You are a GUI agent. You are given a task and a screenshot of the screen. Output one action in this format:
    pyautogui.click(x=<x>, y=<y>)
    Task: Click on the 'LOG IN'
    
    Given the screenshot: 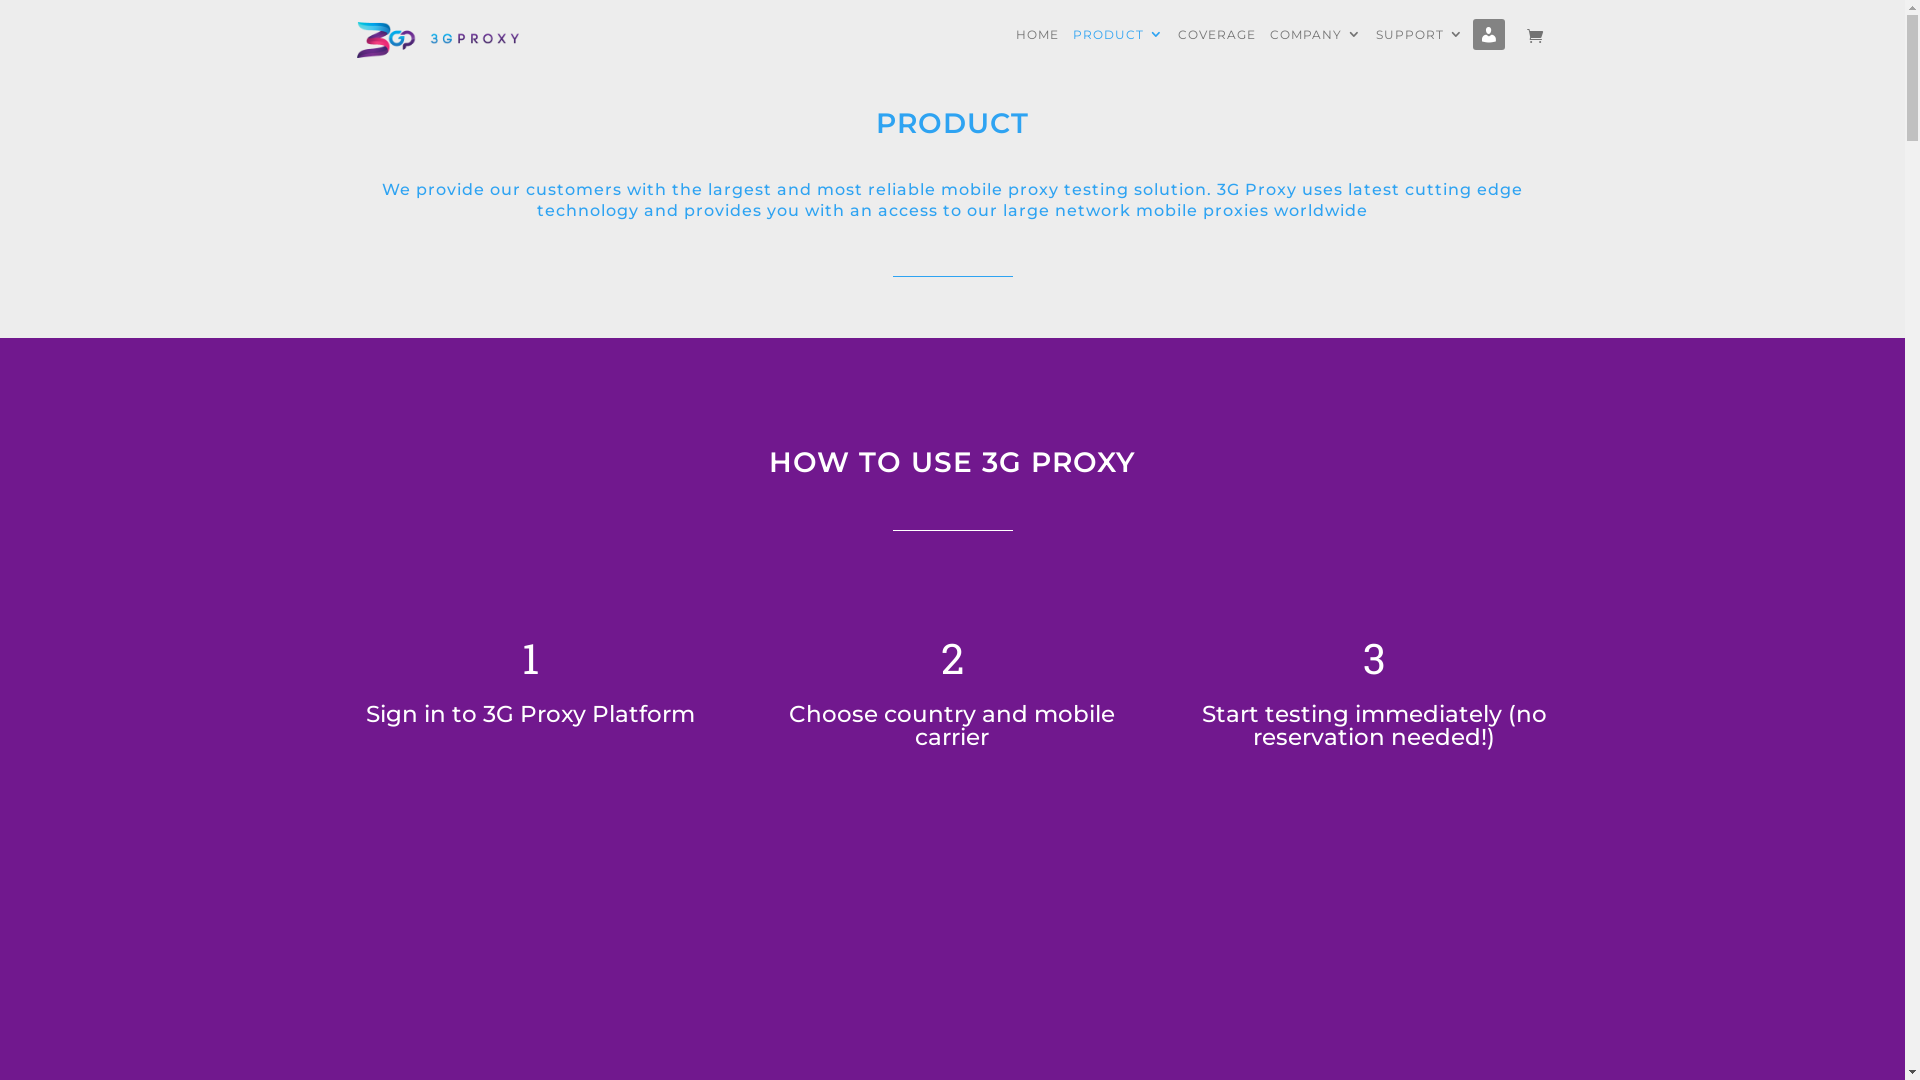 What is the action you would take?
    pyautogui.click(x=1491, y=49)
    